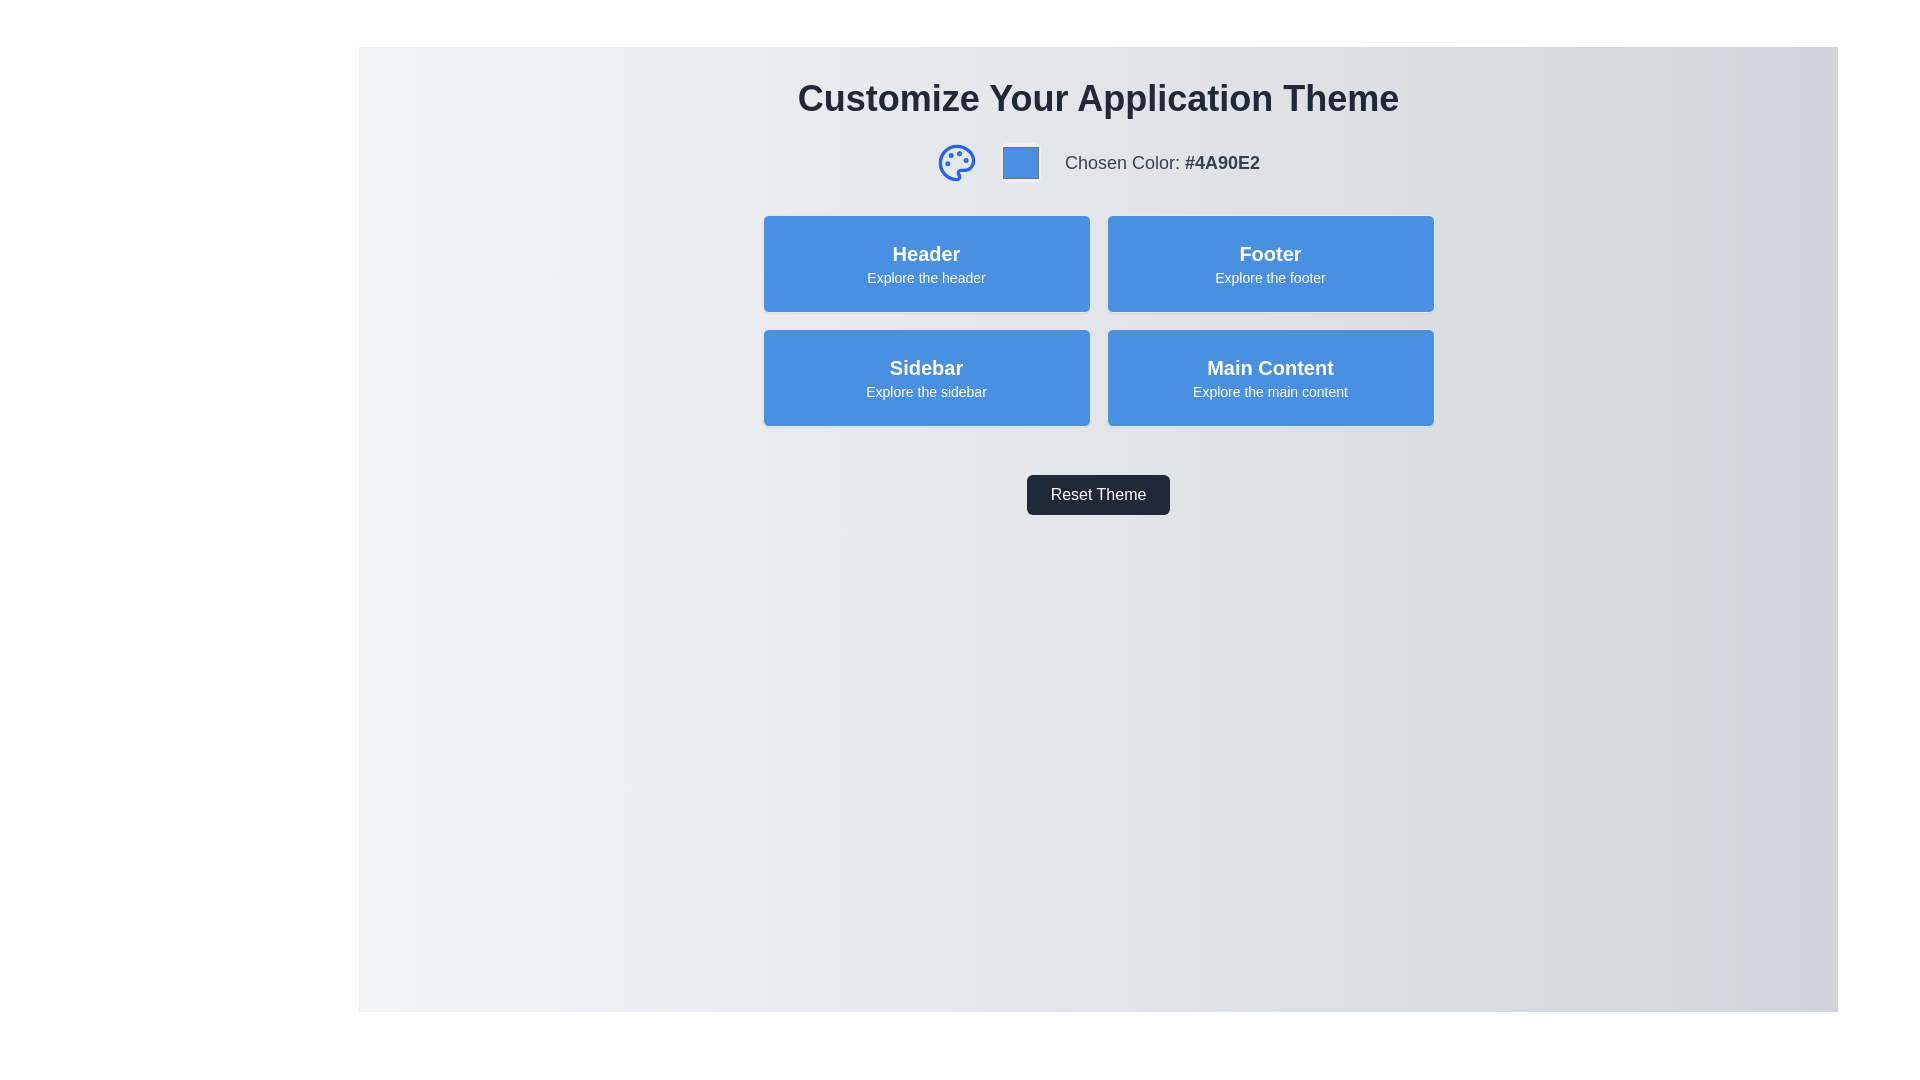 This screenshot has width=1920, height=1080. I want to click on the blue button labeled 'Sidebar' that has two lines of text, positioned in the lower-left side of the grid layout, so click(925, 378).